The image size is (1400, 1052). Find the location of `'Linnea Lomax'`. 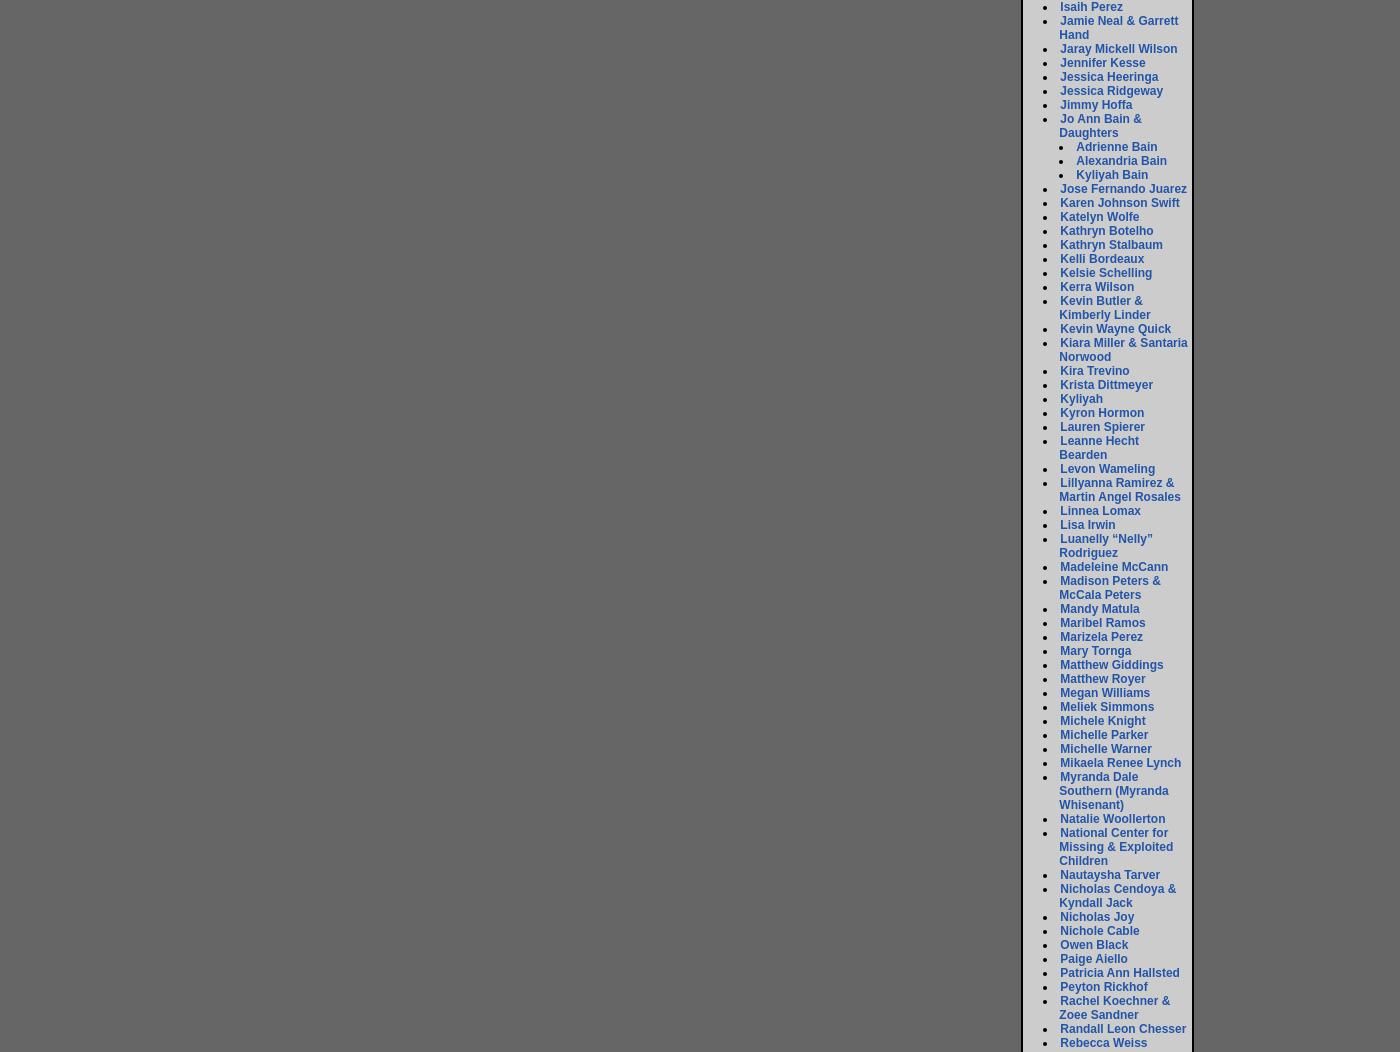

'Linnea Lomax' is located at coordinates (1059, 509).